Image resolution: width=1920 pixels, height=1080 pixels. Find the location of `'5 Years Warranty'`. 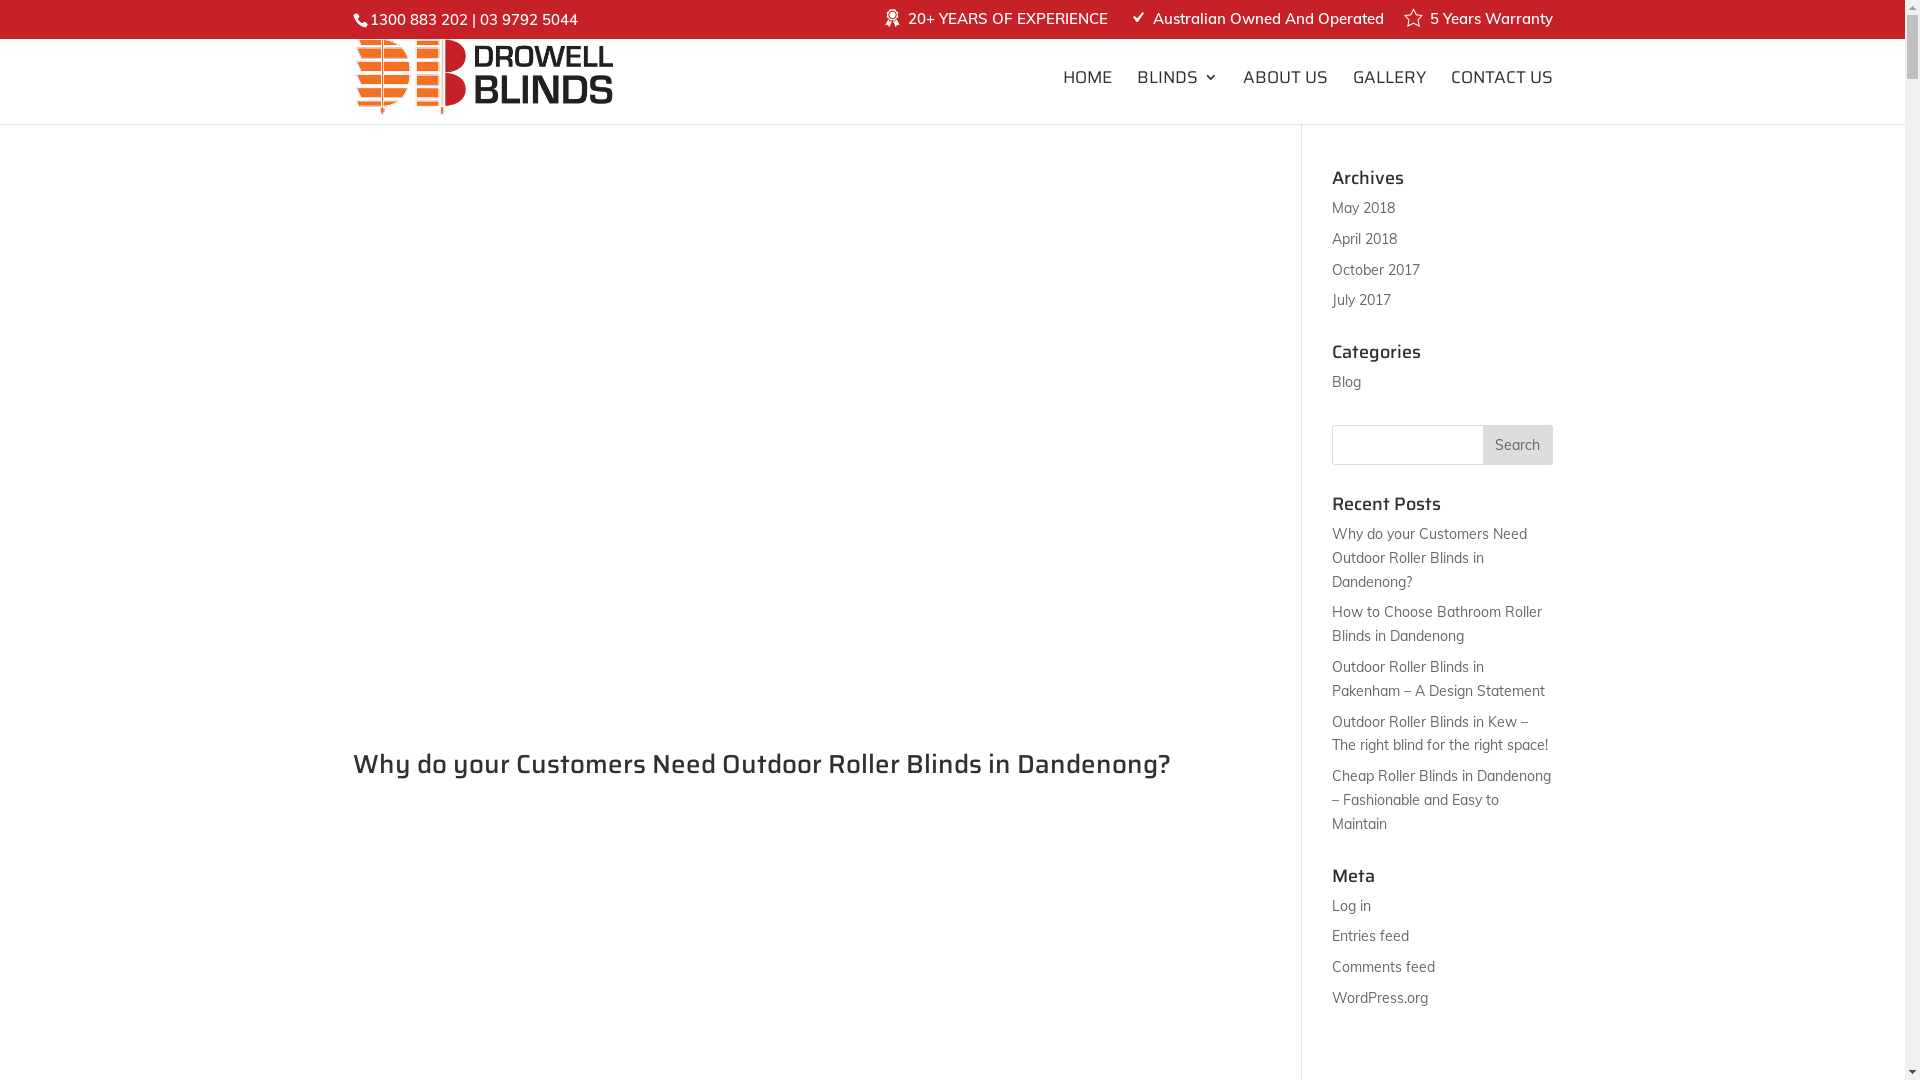

'5 Years Warranty' is located at coordinates (1477, 24).